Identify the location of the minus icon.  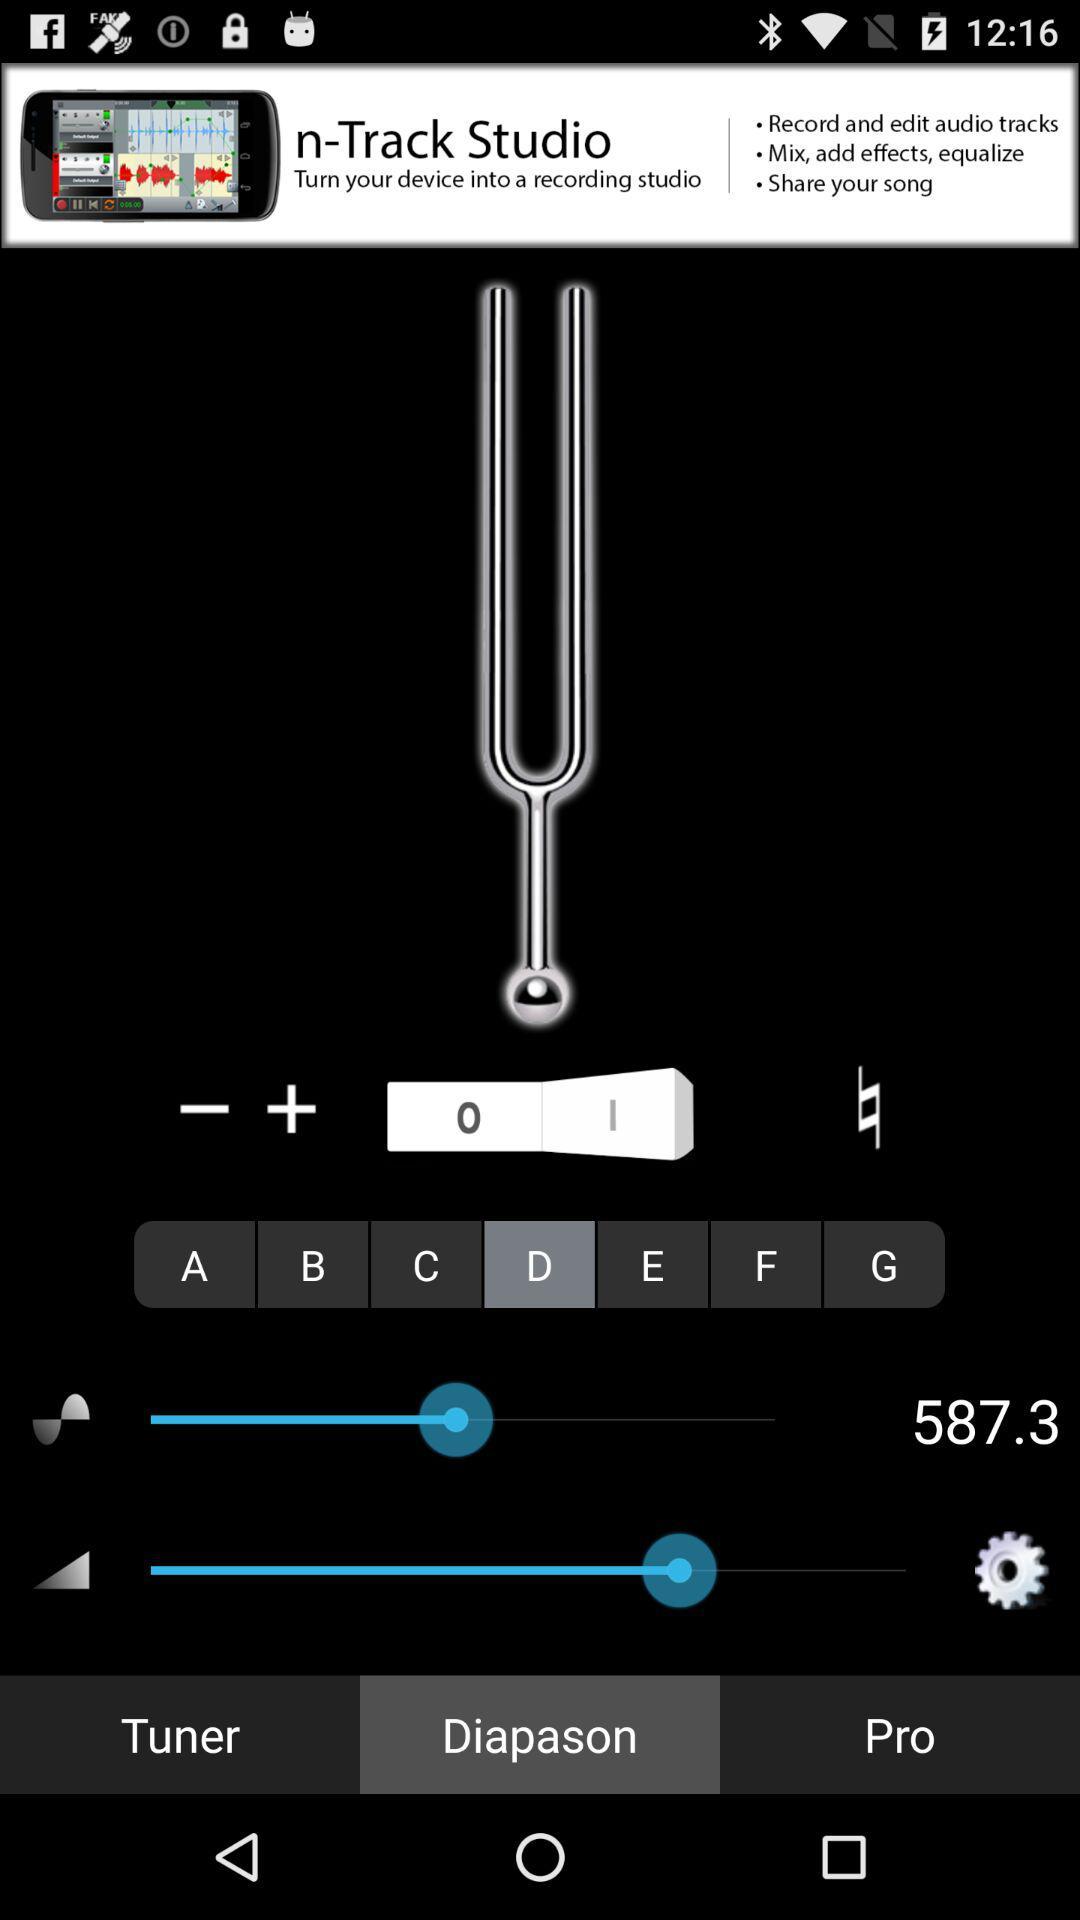
(205, 1185).